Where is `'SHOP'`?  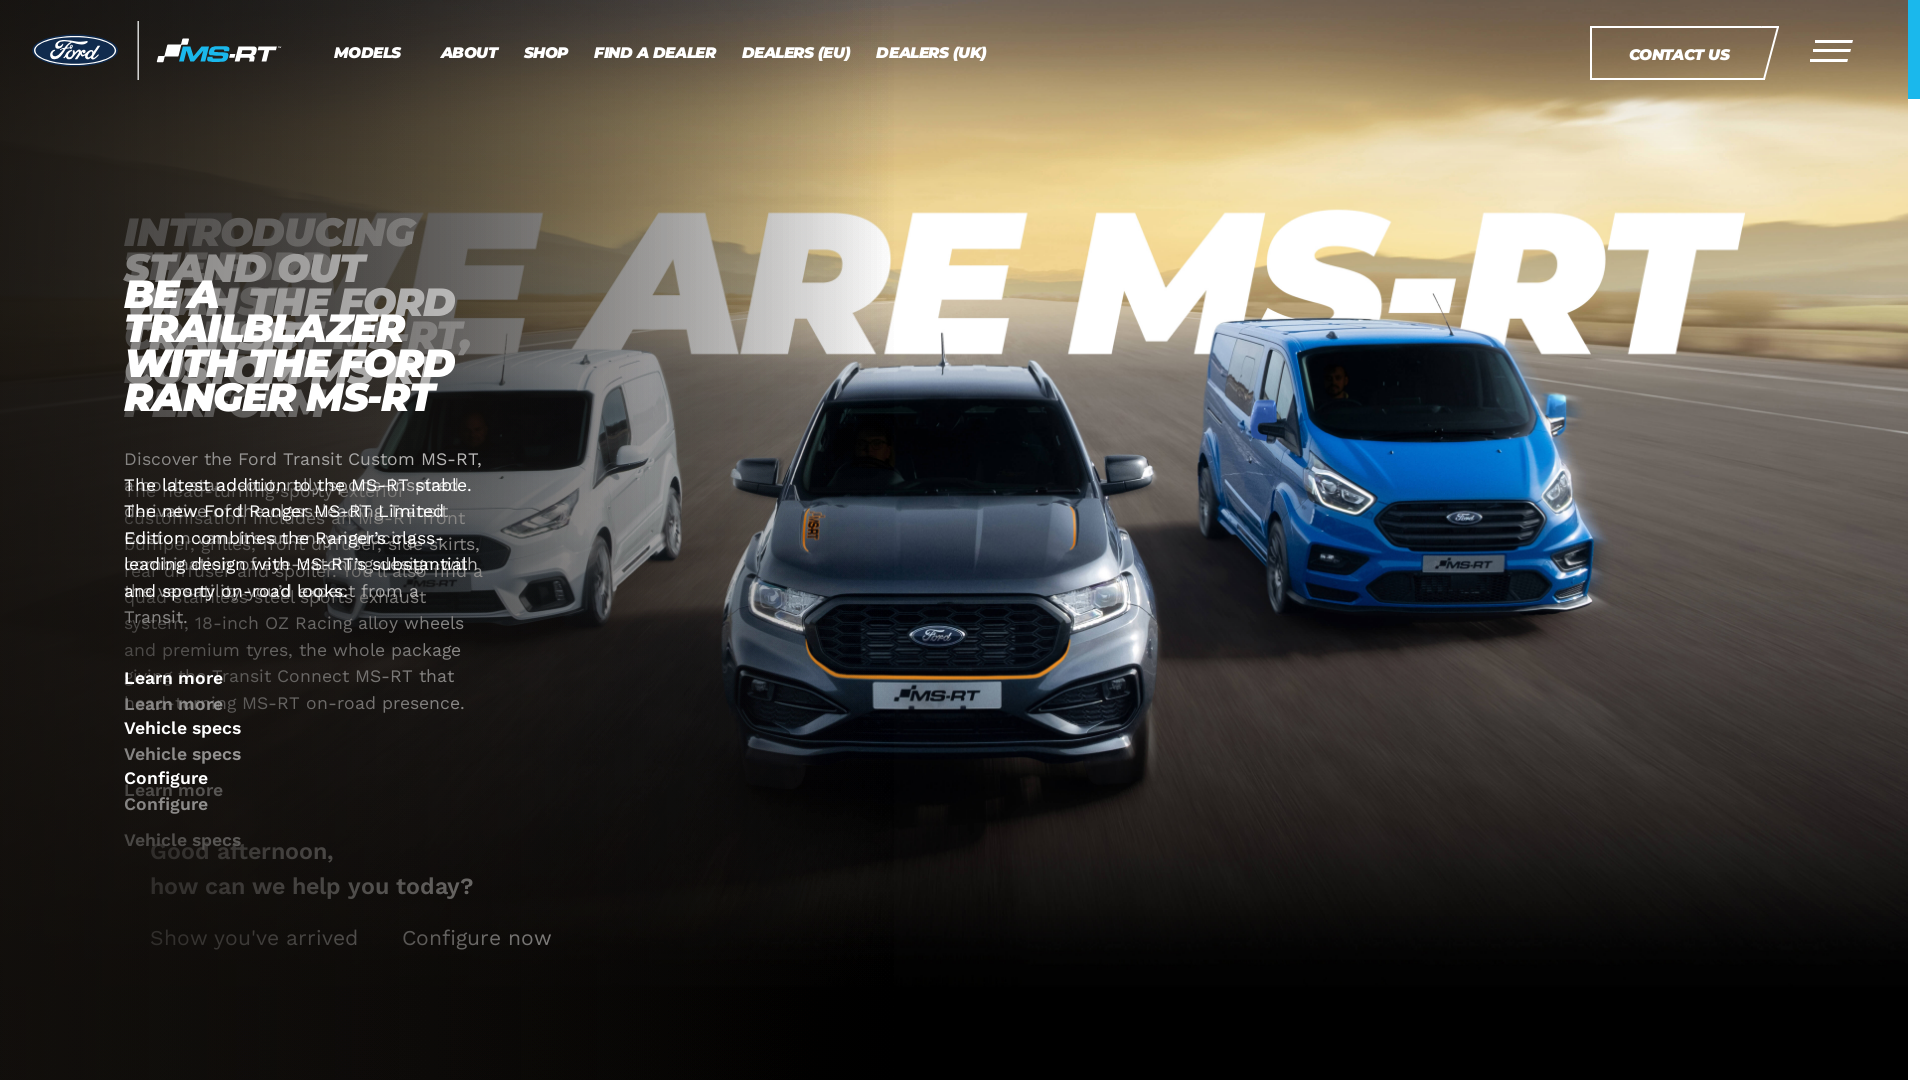 'SHOP' is located at coordinates (505, 52).